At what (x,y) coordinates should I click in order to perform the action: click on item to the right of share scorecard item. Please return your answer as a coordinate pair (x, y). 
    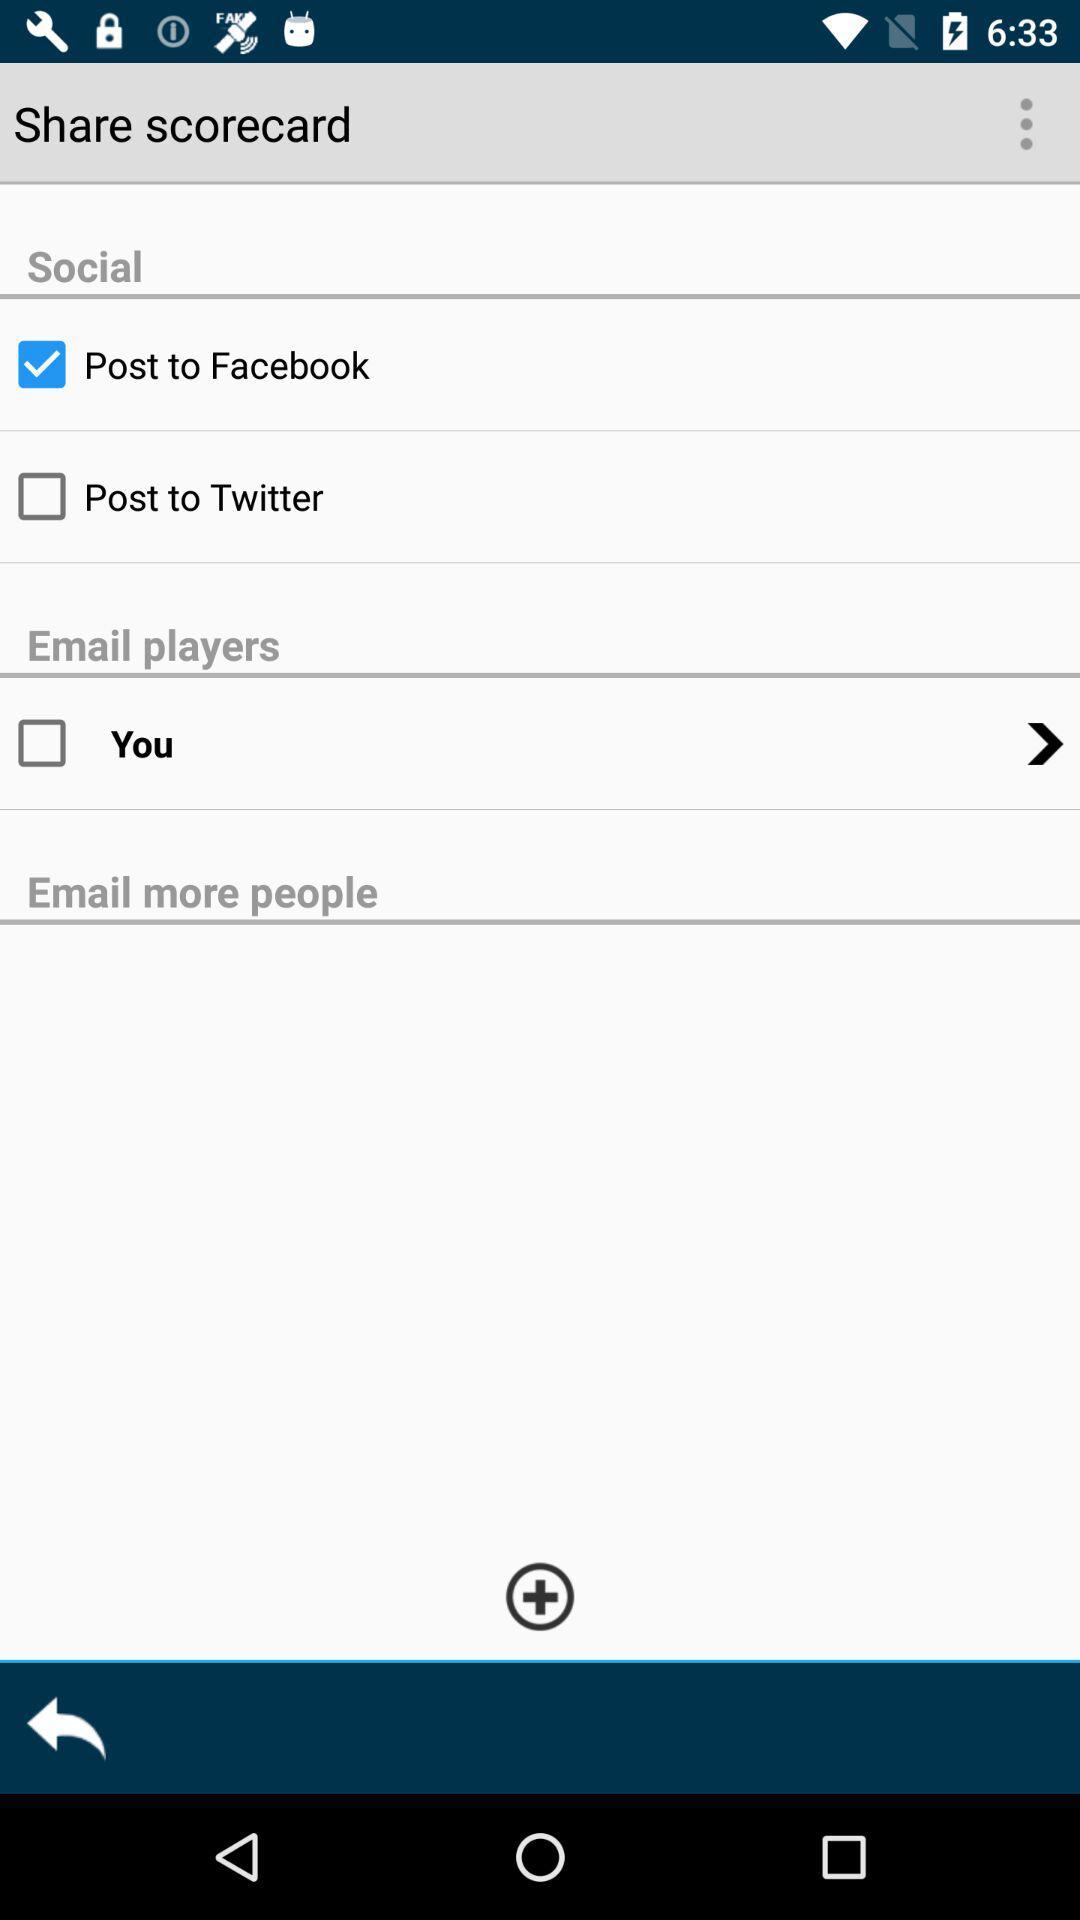
    Looking at the image, I should click on (1024, 121).